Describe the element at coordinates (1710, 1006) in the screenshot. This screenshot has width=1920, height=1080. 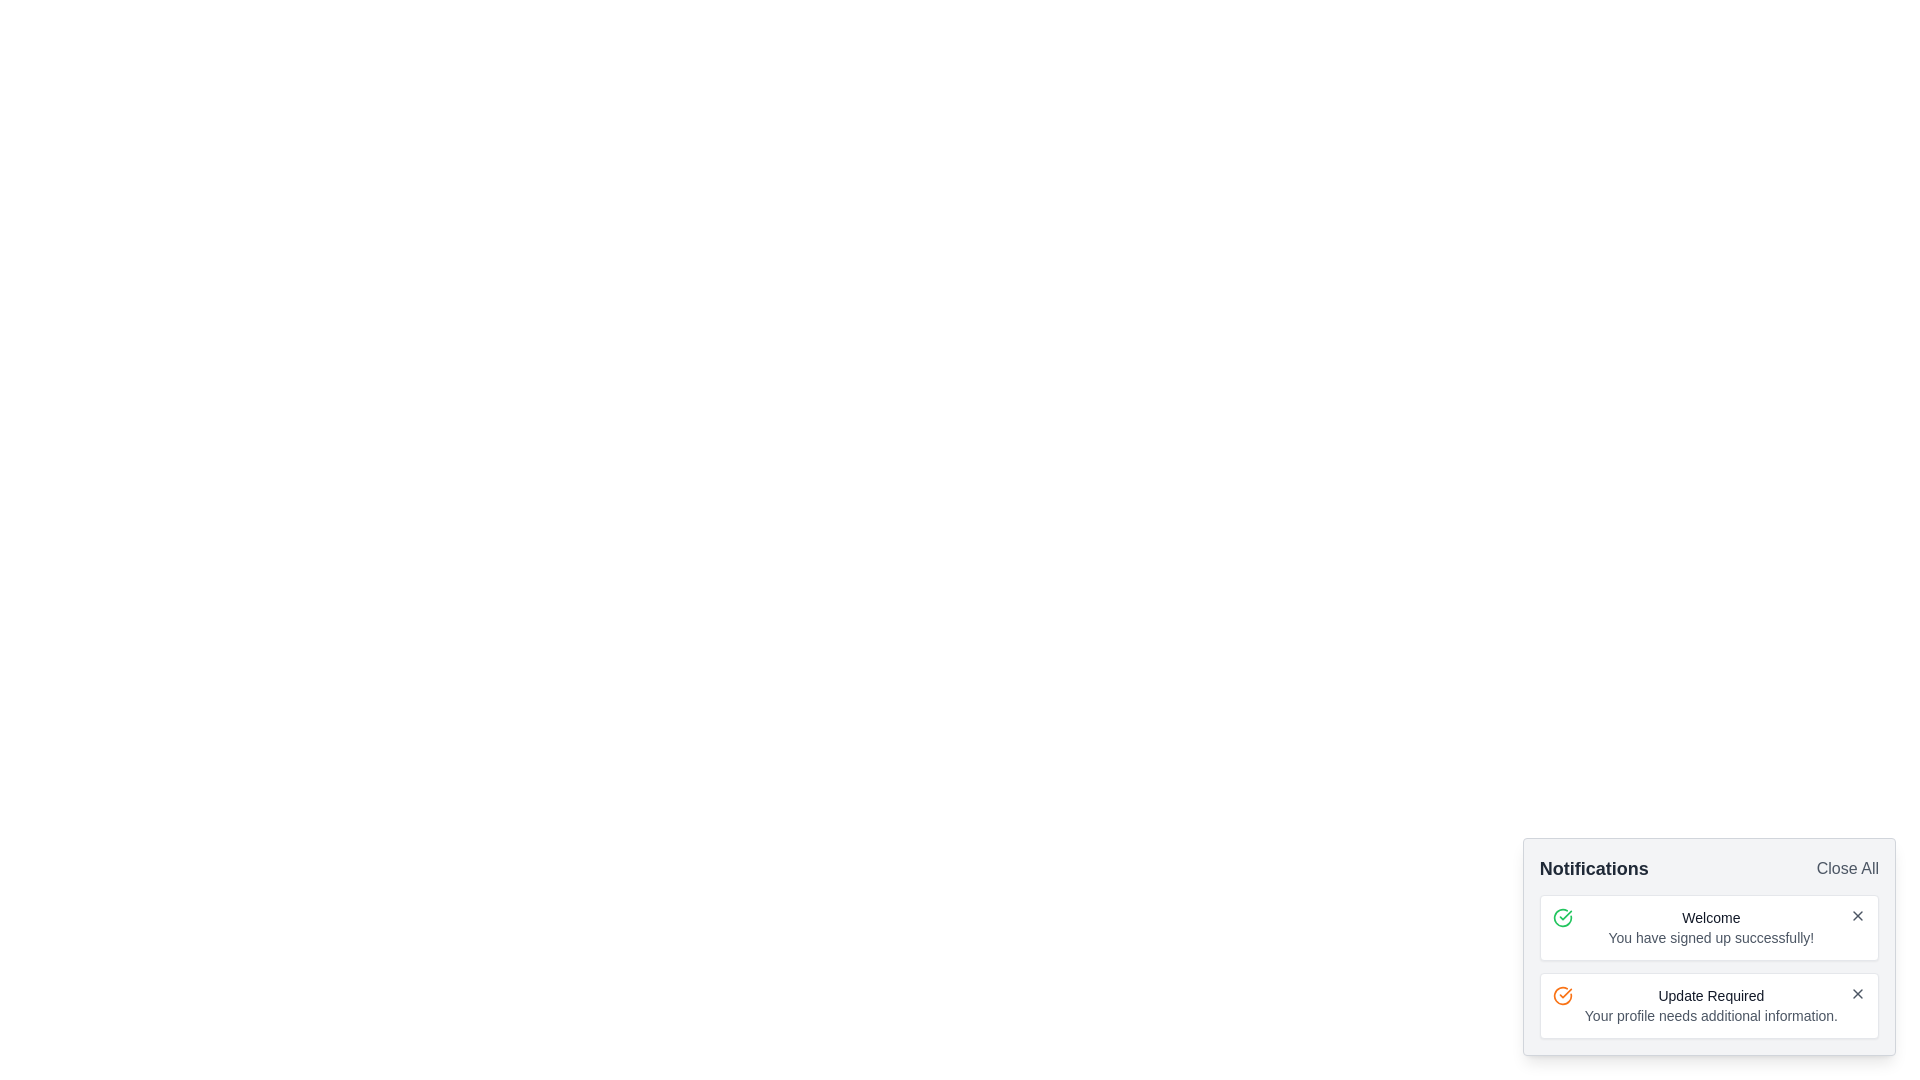
I see `notification message displayed as the second entry in the notification panel, located below the 'Welcome' notification in the bottom-right corner of the interface` at that location.